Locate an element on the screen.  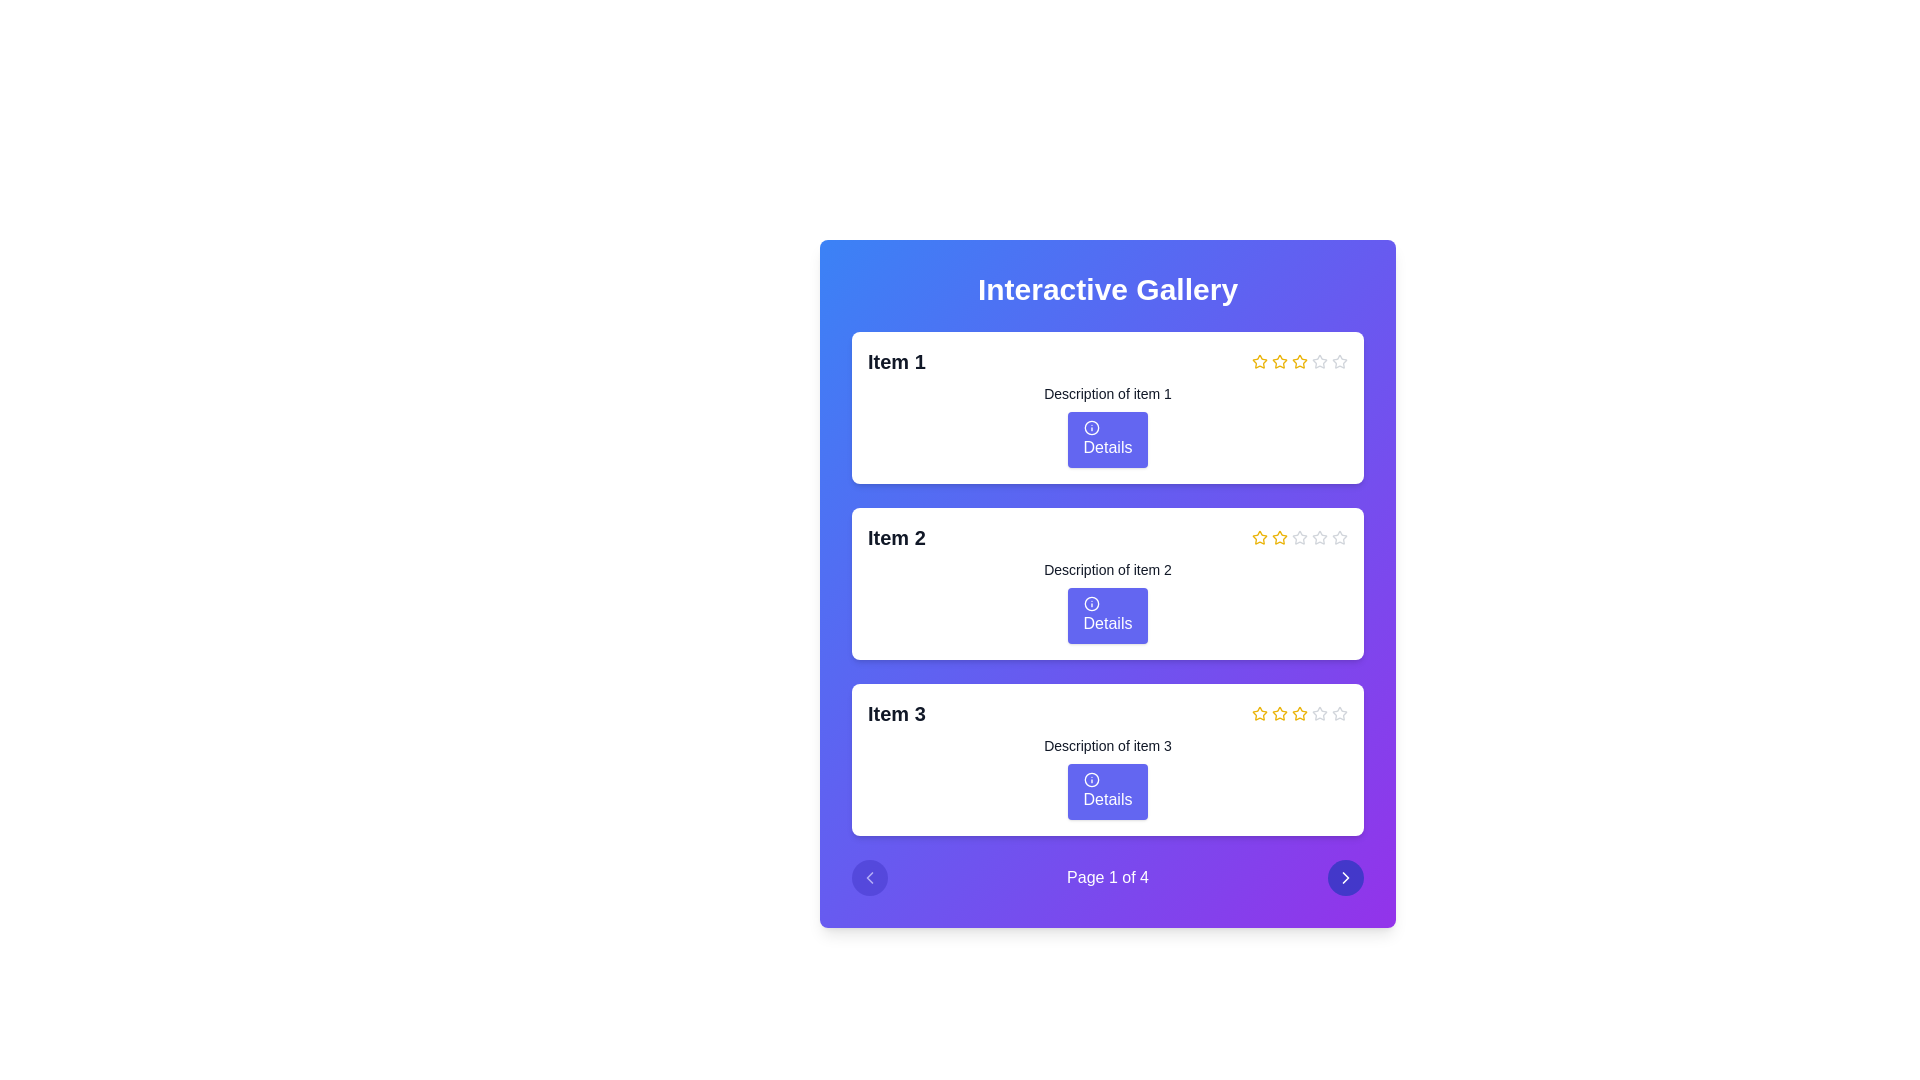
the first yellow star icon in the rating sequence, which indicates a selection for rating the item labeled 'Item 3' is located at coordinates (1258, 712).